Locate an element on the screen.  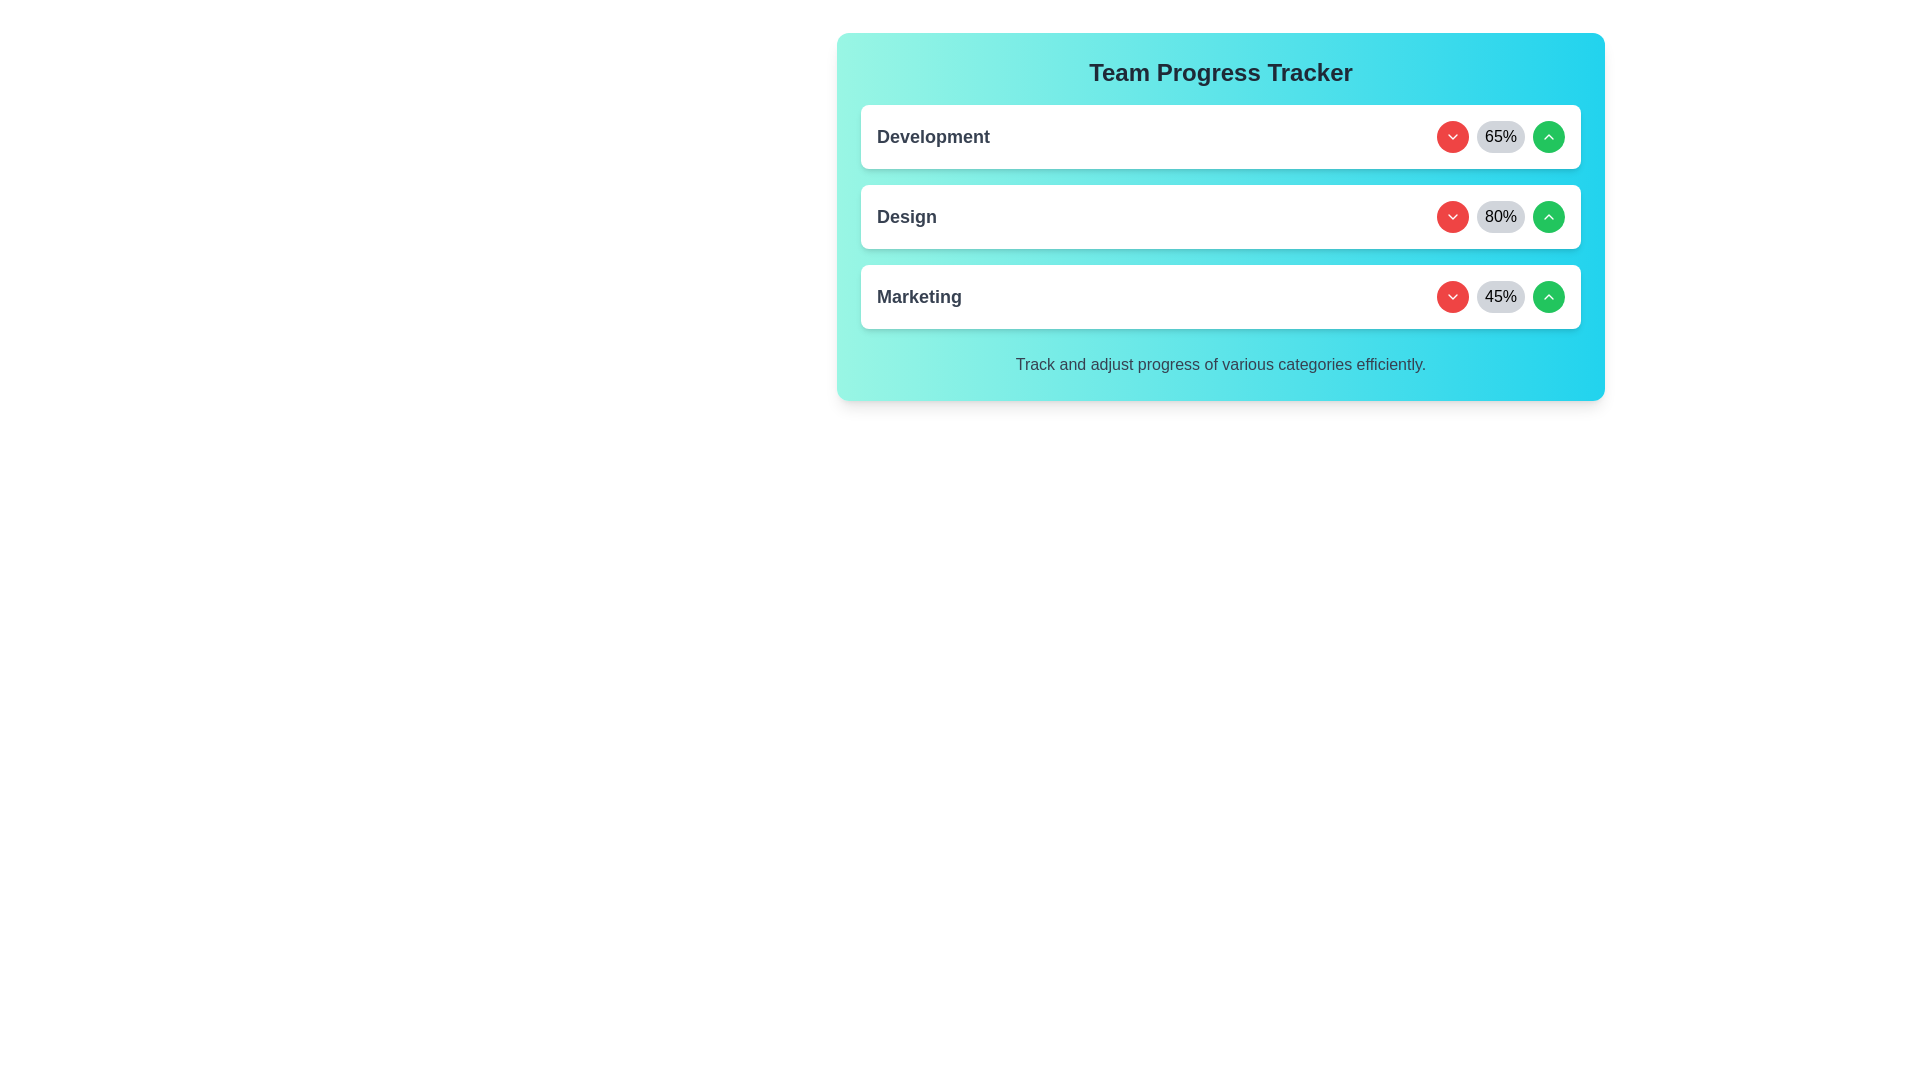
the green circular button with a white upward-pointing chevron icon is located at coordinates (1548, 136).